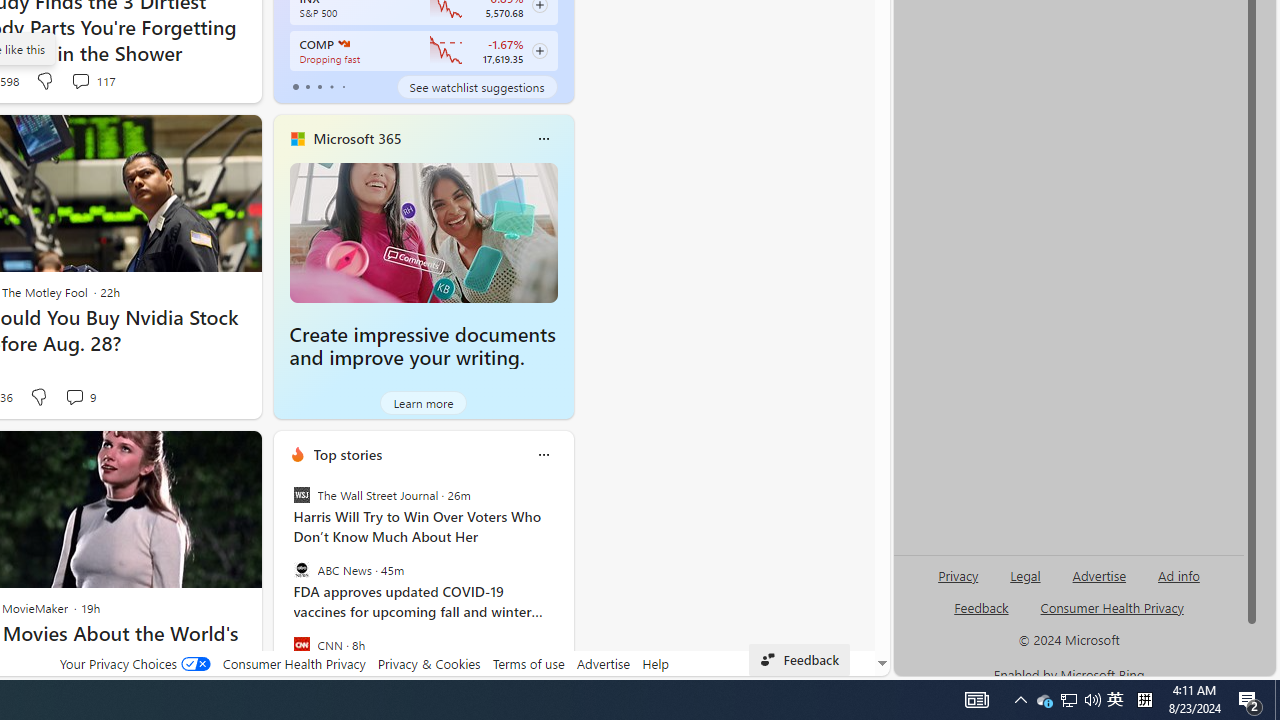 This screenshot has width=1280, height=720. Describe the element at coordinates (422, 402) in the screenshot. I see `'Learn more'` at that location.